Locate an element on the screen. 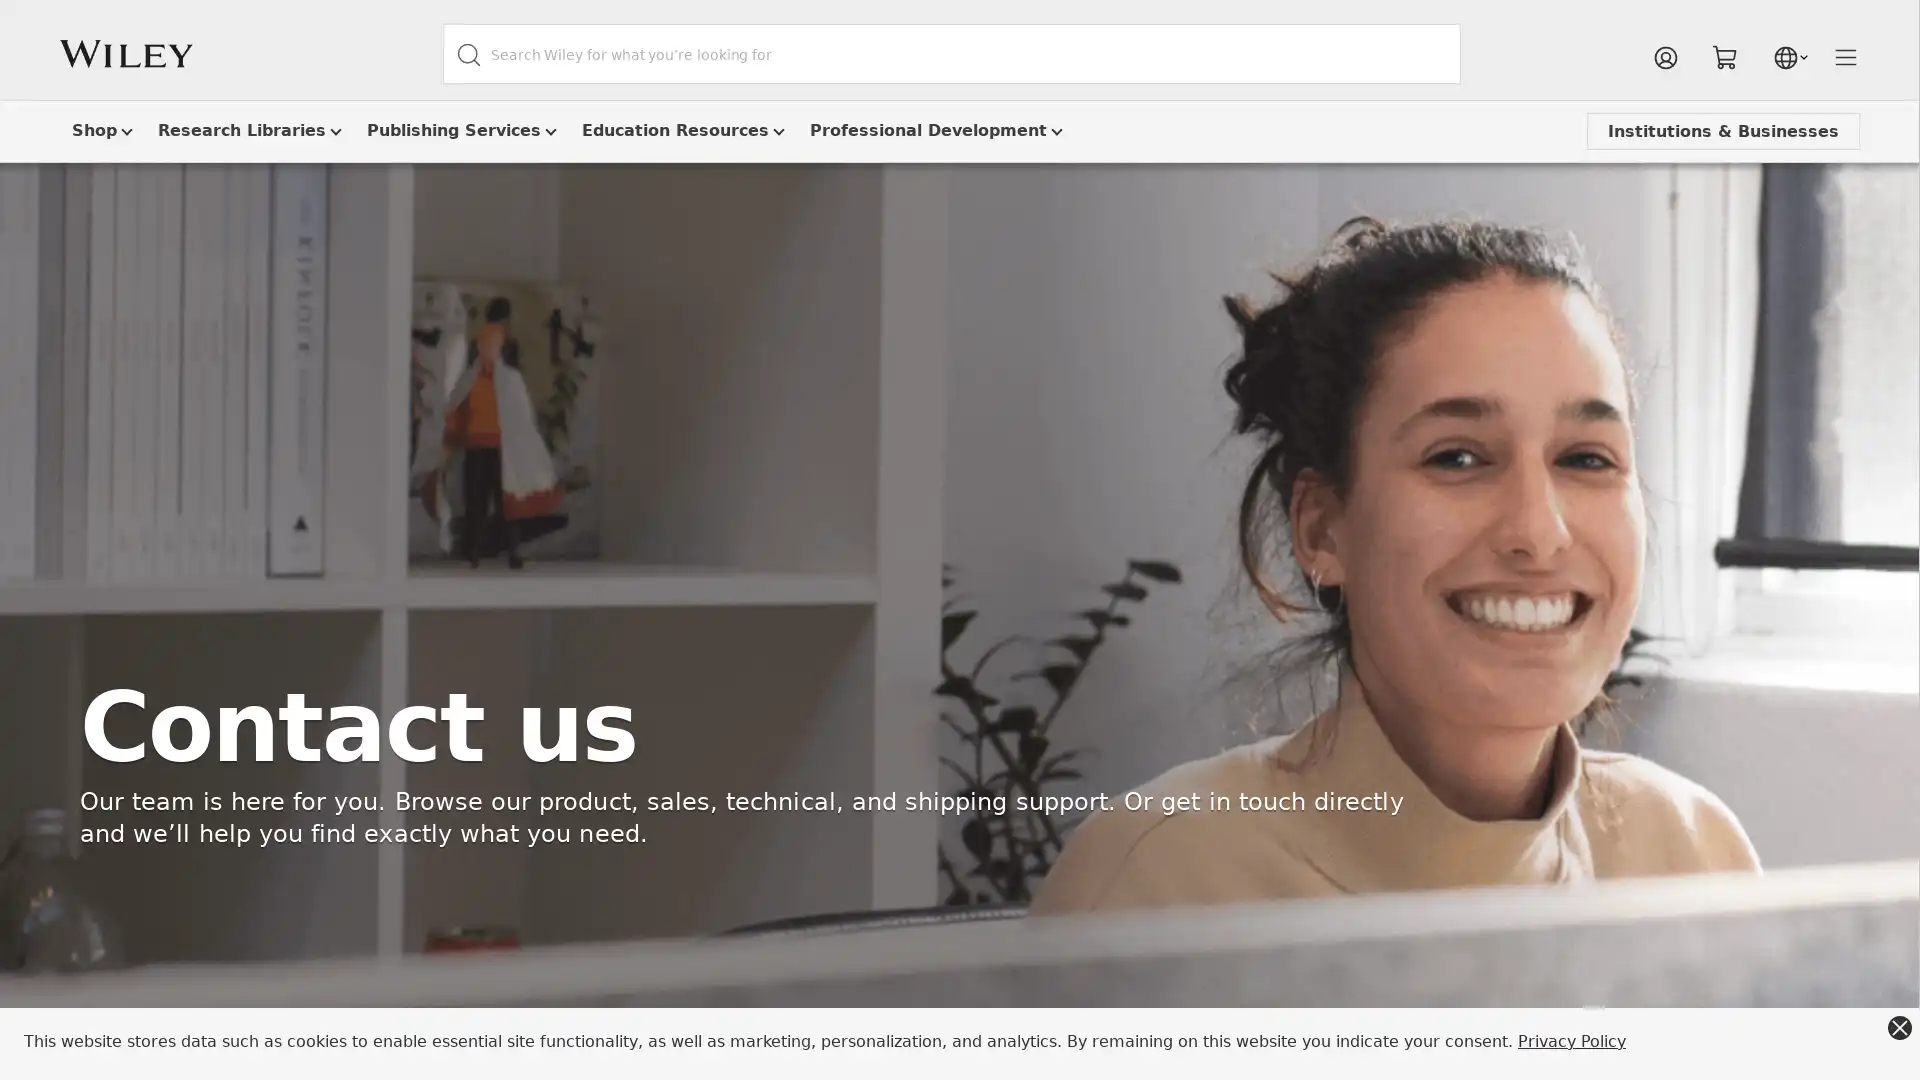 This screenshot has width=1920, height=1080. Research Libraries is located at coordinates (247, 130).